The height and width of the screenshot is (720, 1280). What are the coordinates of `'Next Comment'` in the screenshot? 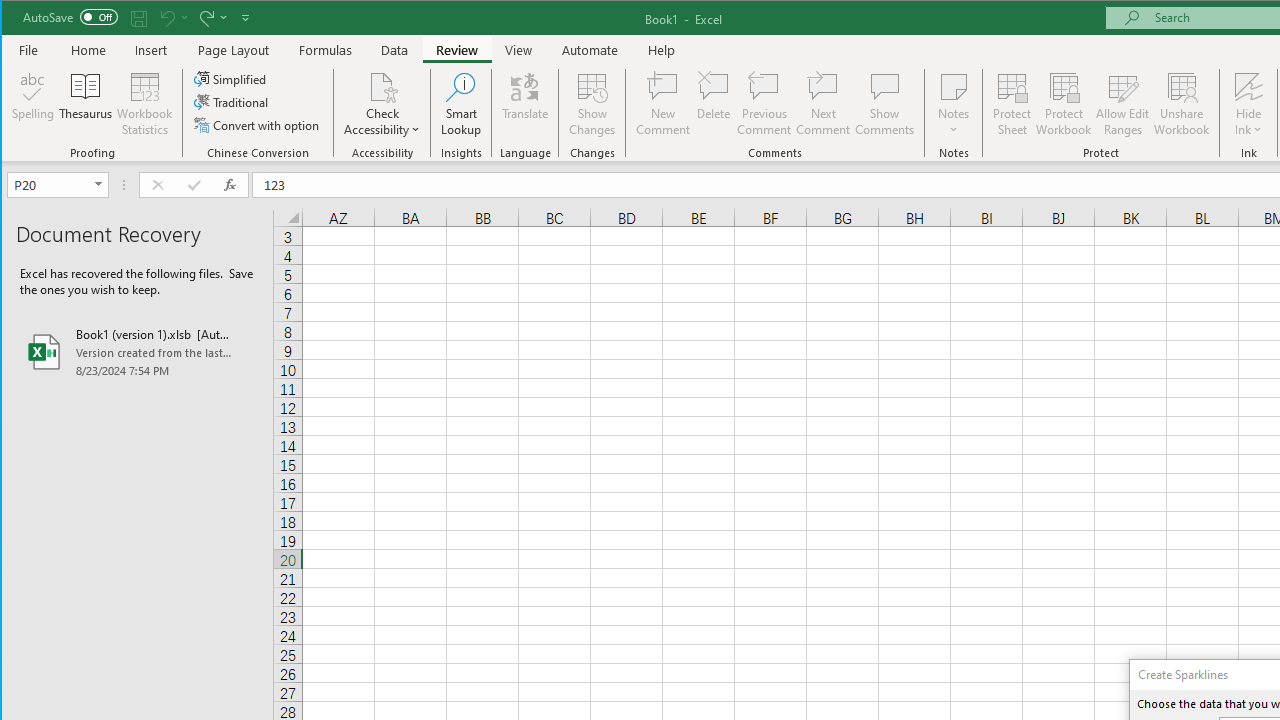 It's located at (823, 104).